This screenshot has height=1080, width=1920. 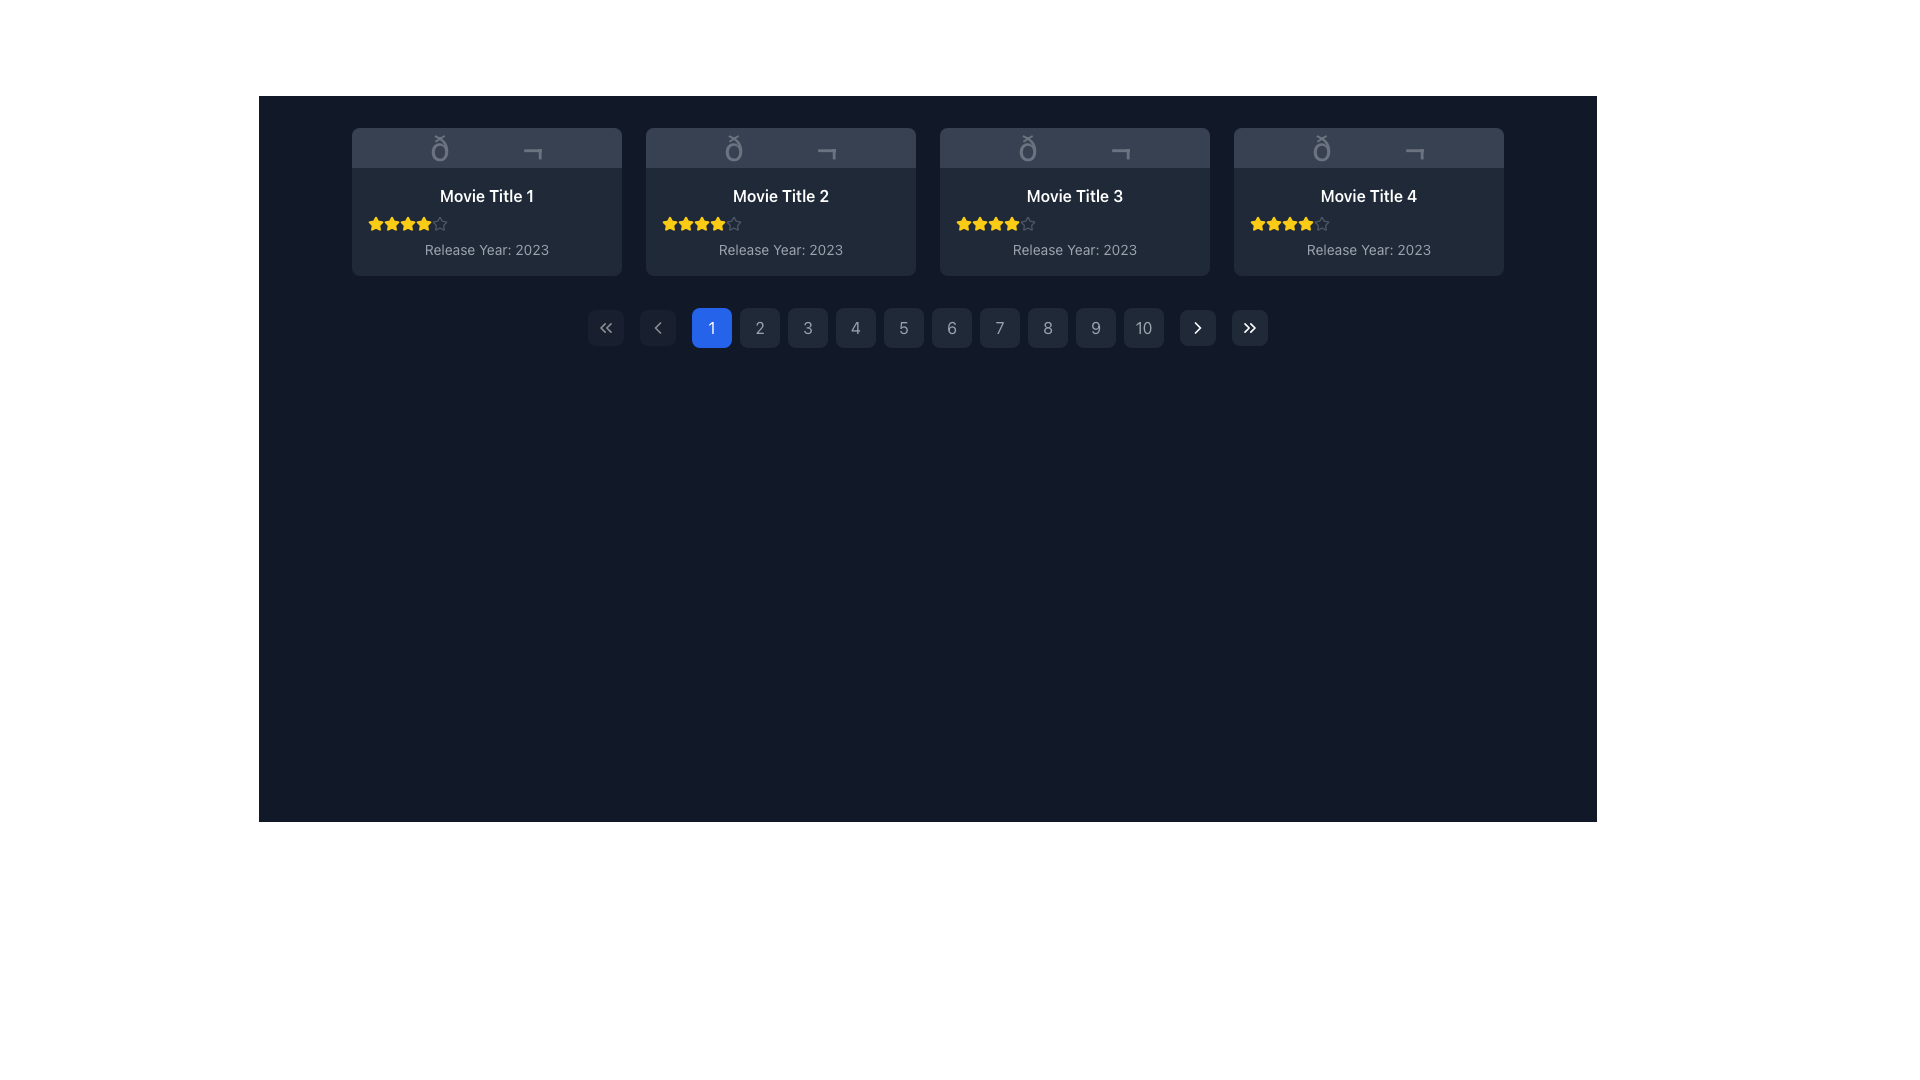 I want to click on the third star-shaped rating icon associated with 'Movie Title 3' to adjust the rating, so click(x=1012, y=223).